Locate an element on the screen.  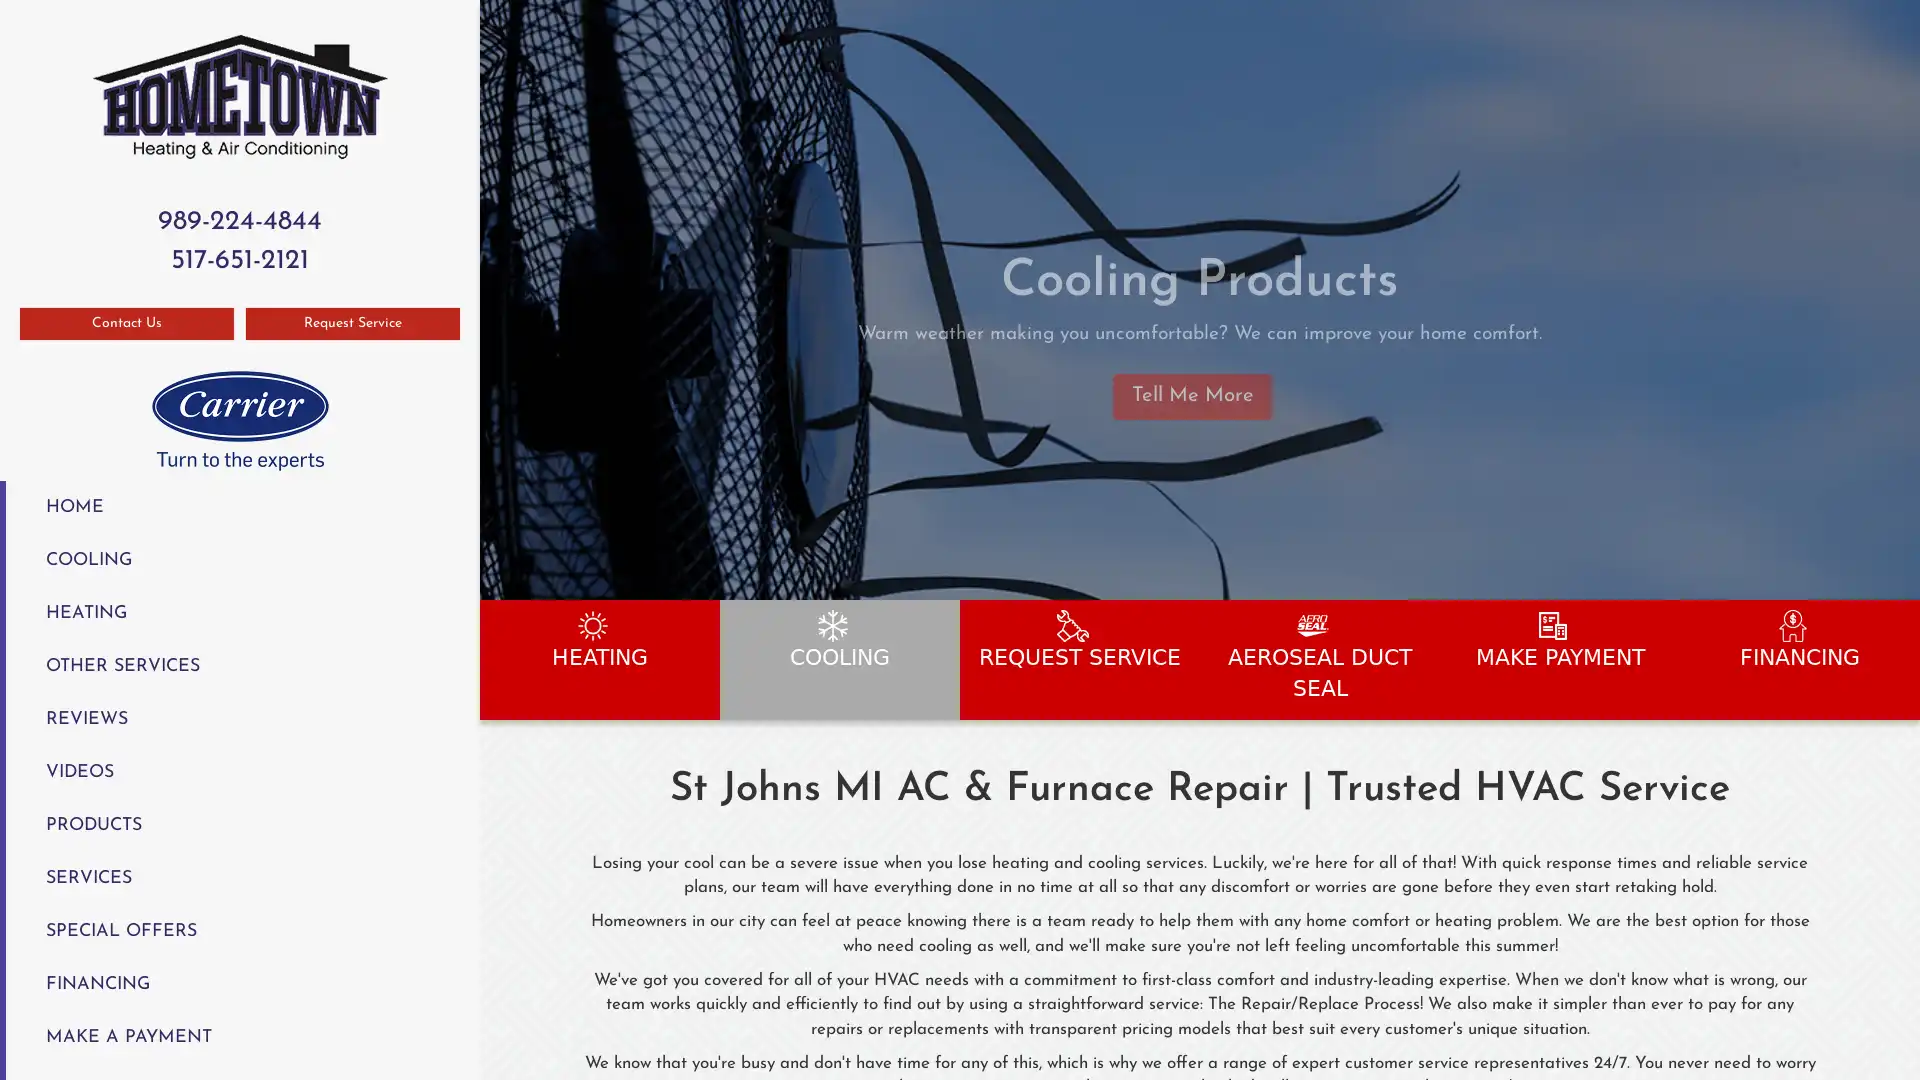
Next is located at coordinates (1896, 299).